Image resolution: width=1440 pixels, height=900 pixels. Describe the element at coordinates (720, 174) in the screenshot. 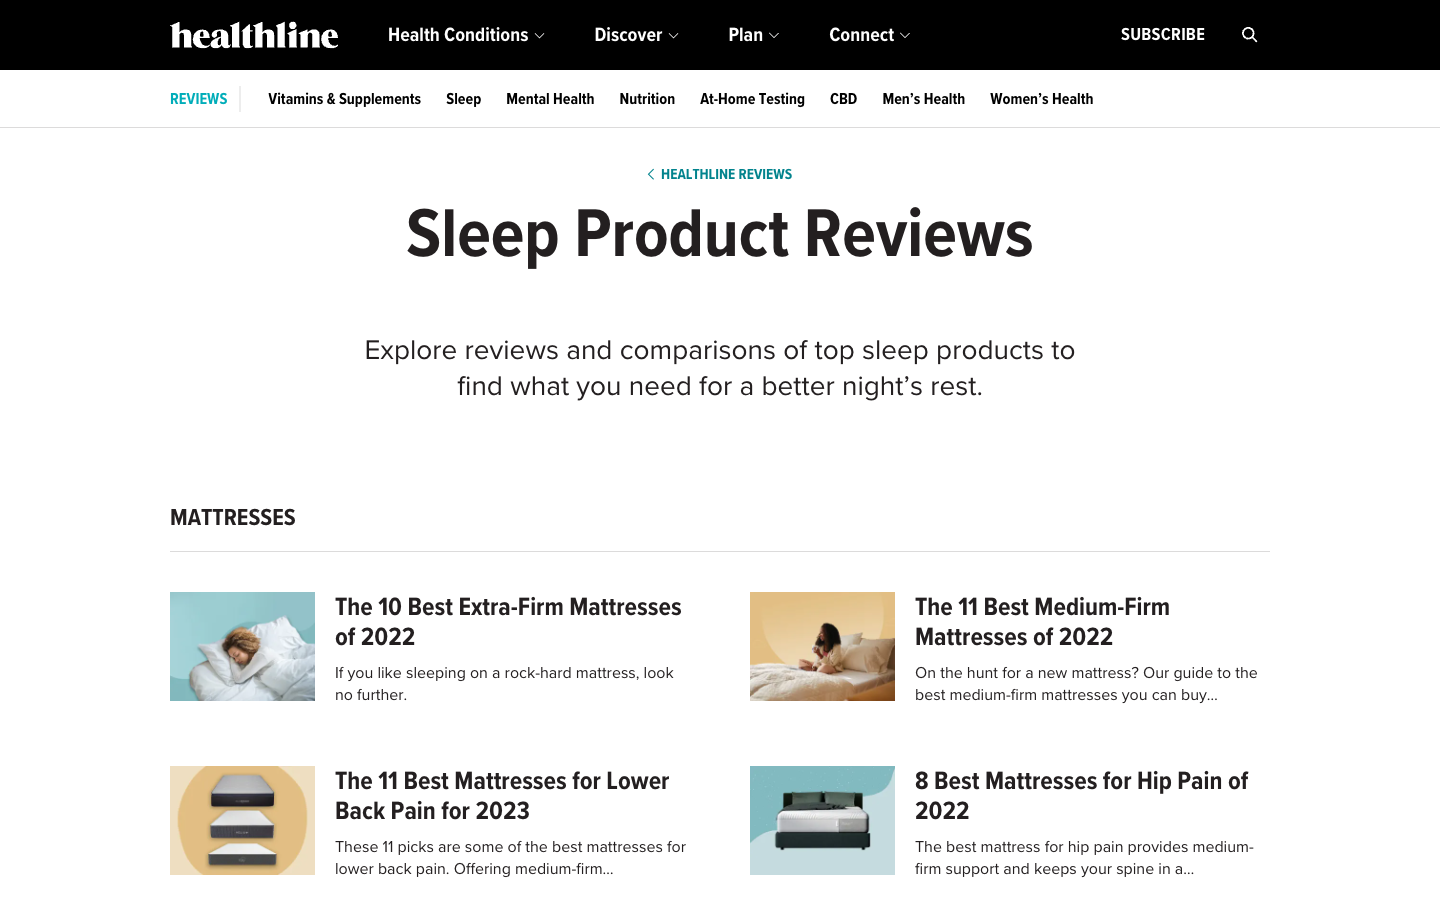

I see `Navigate back to the Healthline reviews page` at that location.